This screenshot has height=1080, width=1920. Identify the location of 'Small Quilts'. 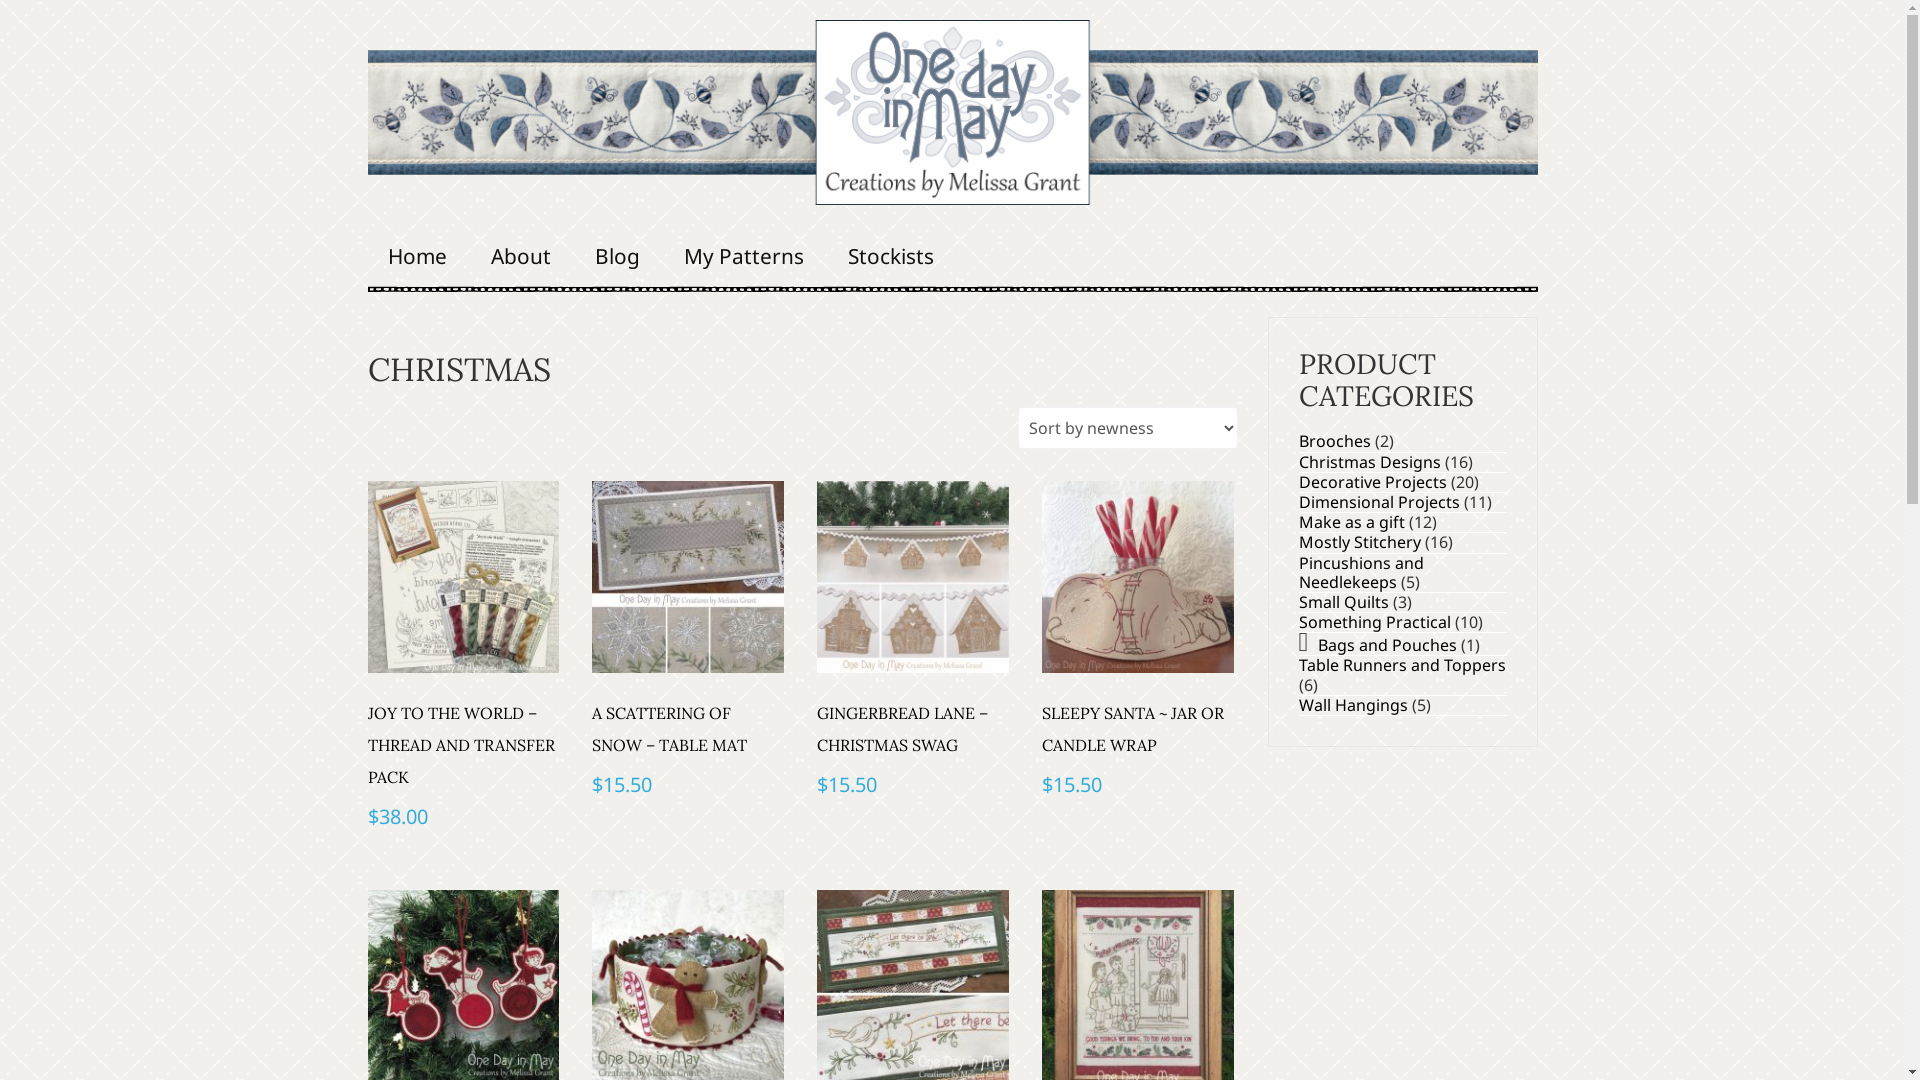
(1297, 600).